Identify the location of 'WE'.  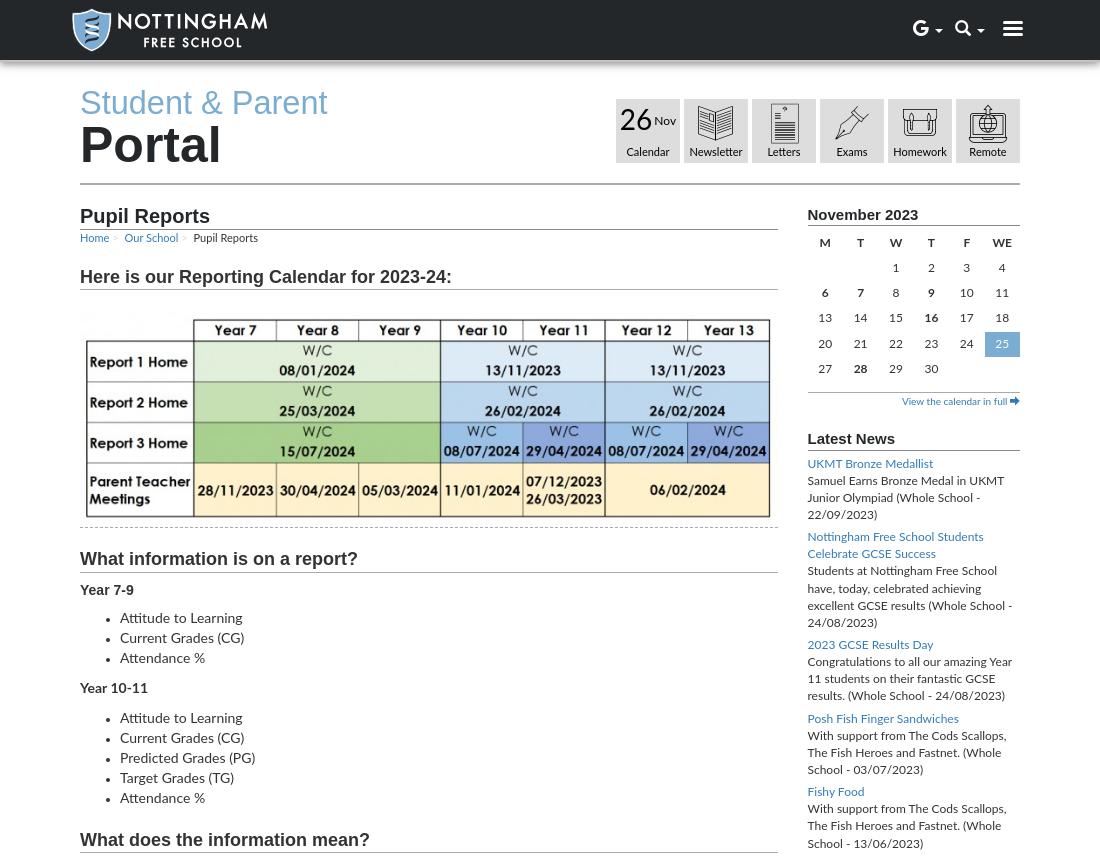
(1000, 241).